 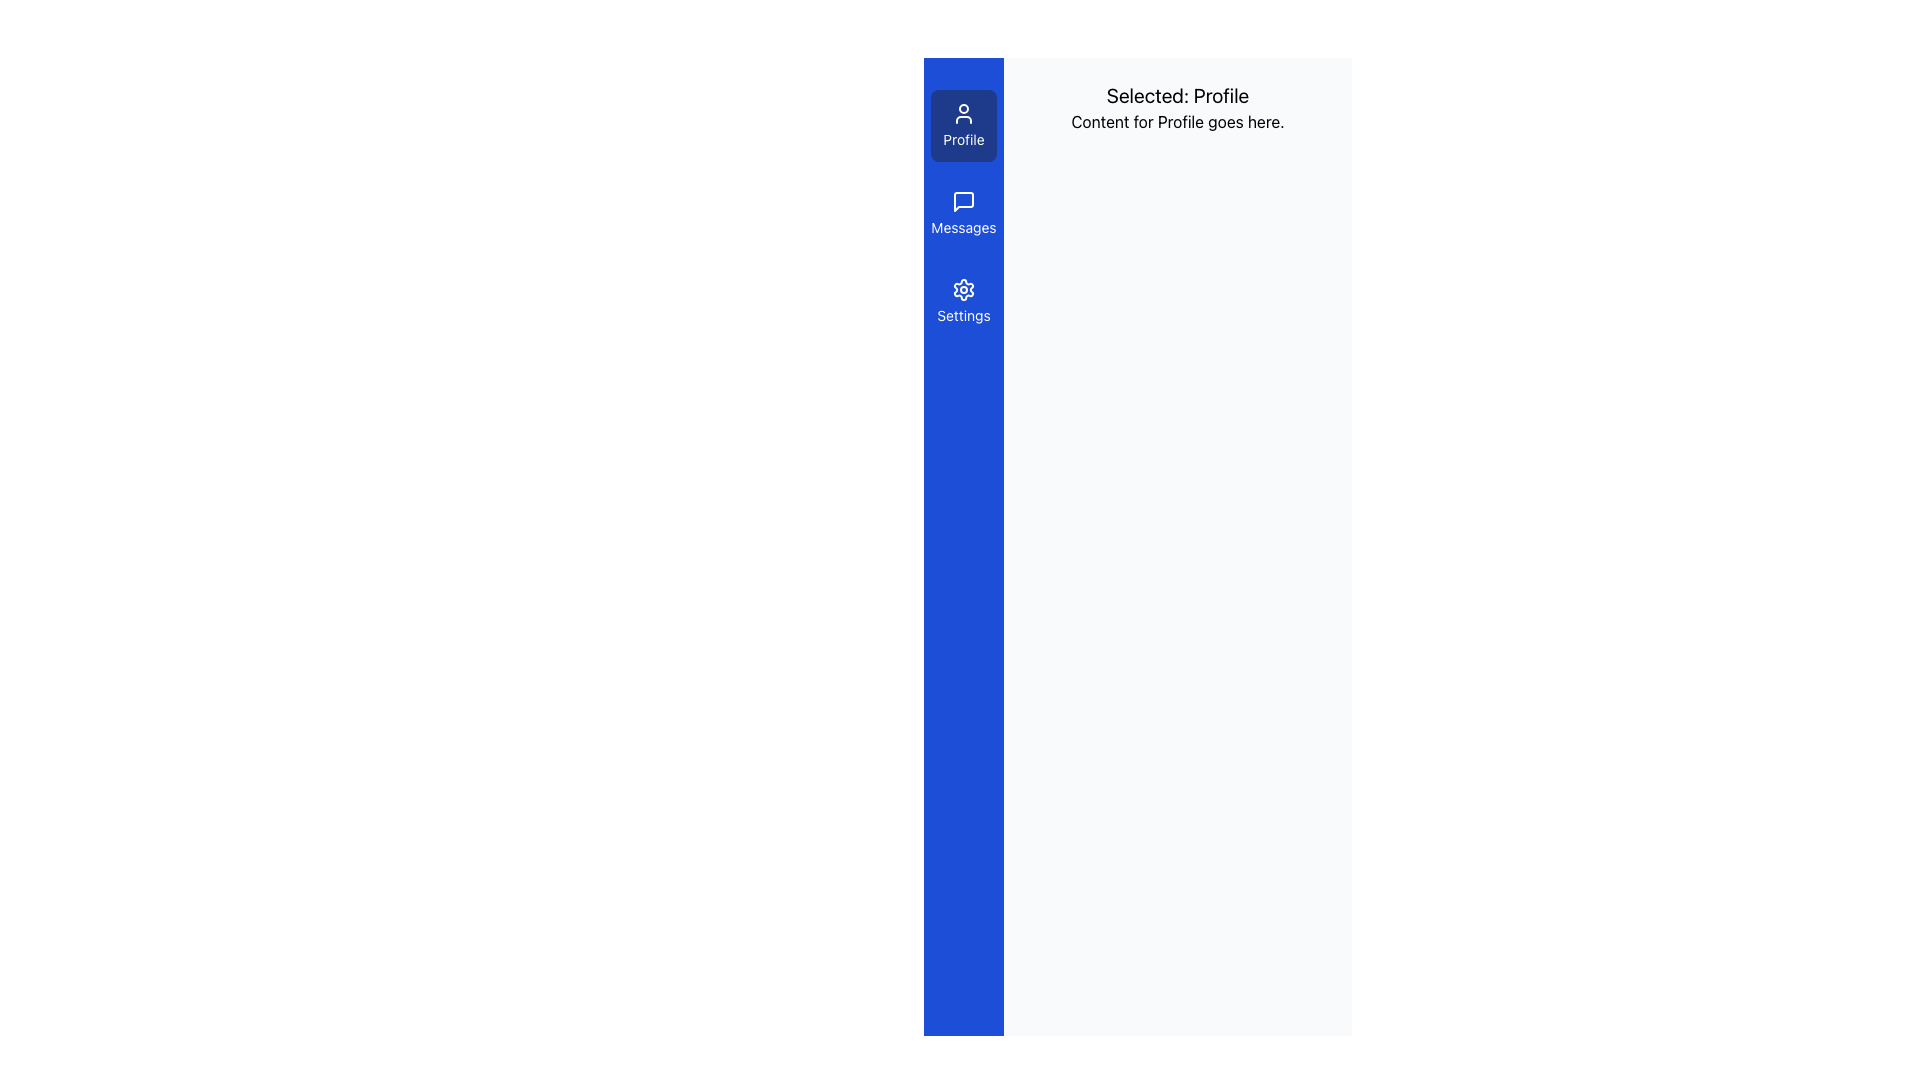 What do you see at coordinates (964, 301) in the screenshot?
I see `the 'Settings' button located in the vertical navigation sidebar, which has a blue background and includes a white gear icon above the text` at bounding box center [964, 301].